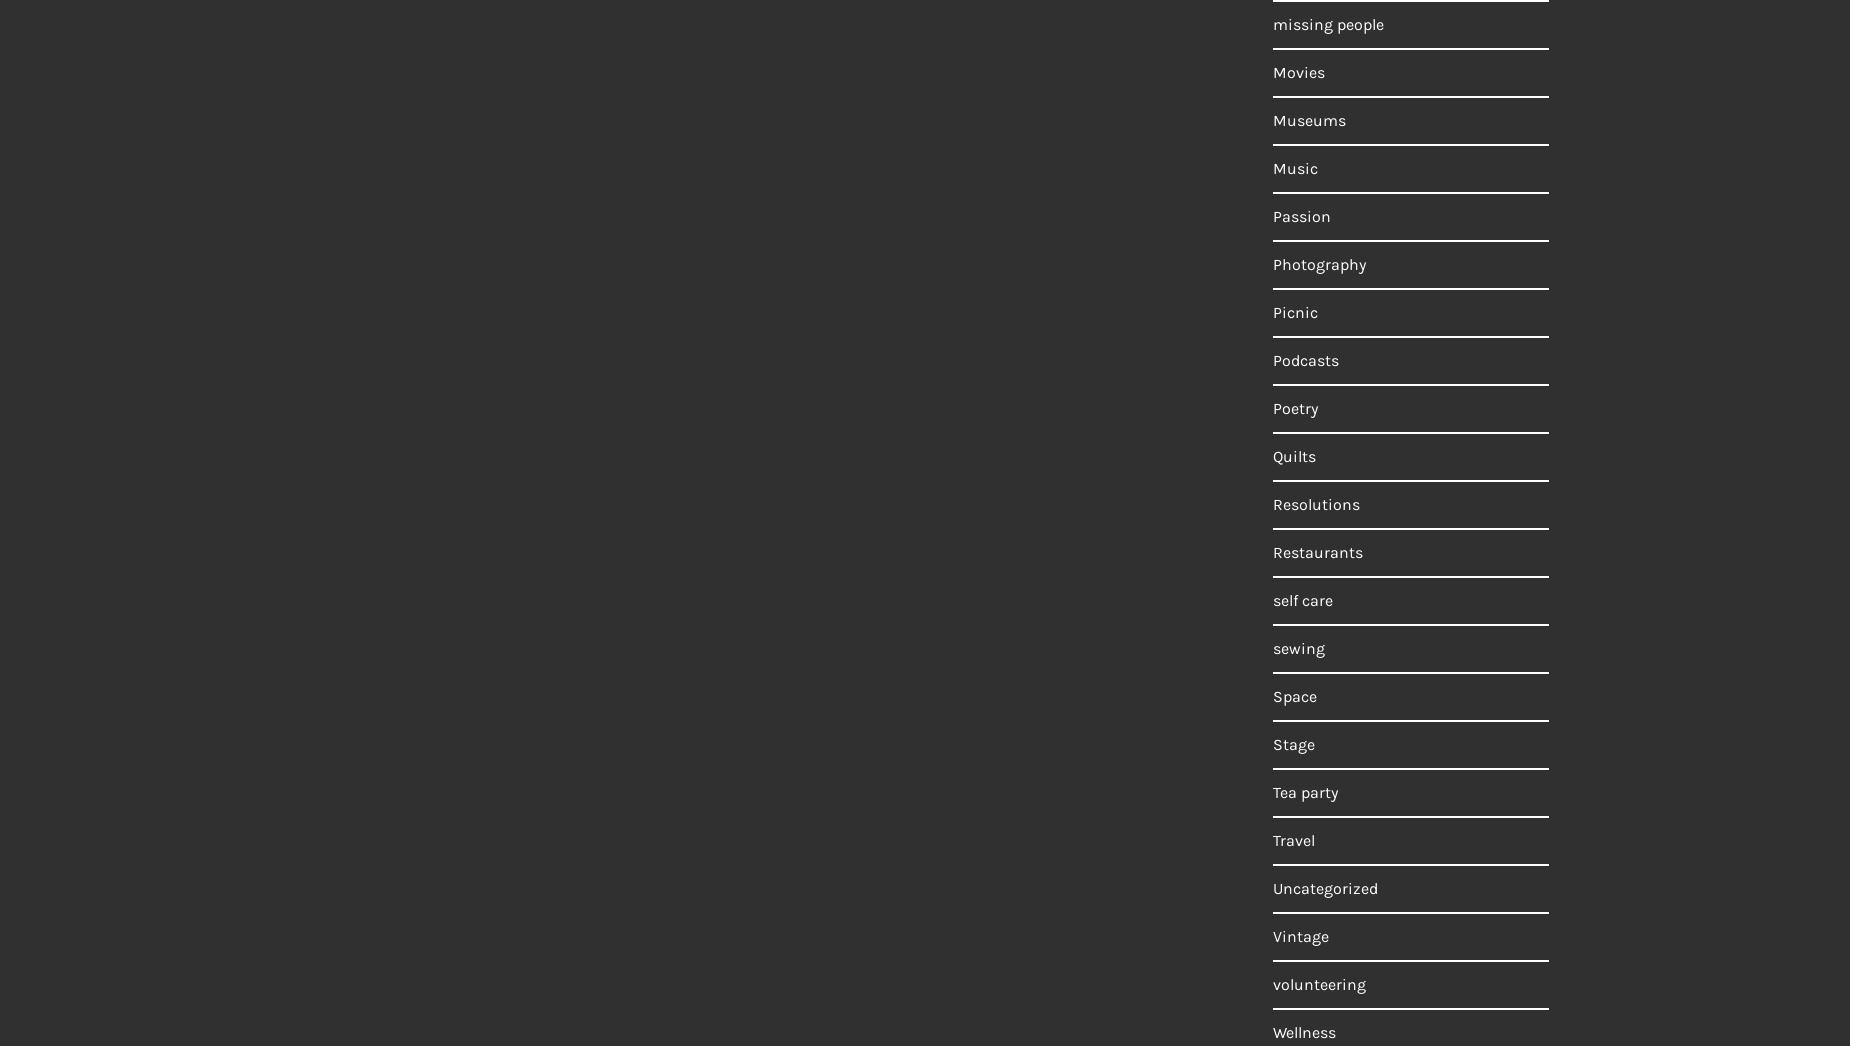 This screenshot has height=1046, width=1850. I want to click on 'Poetry', so click(1294, 408).